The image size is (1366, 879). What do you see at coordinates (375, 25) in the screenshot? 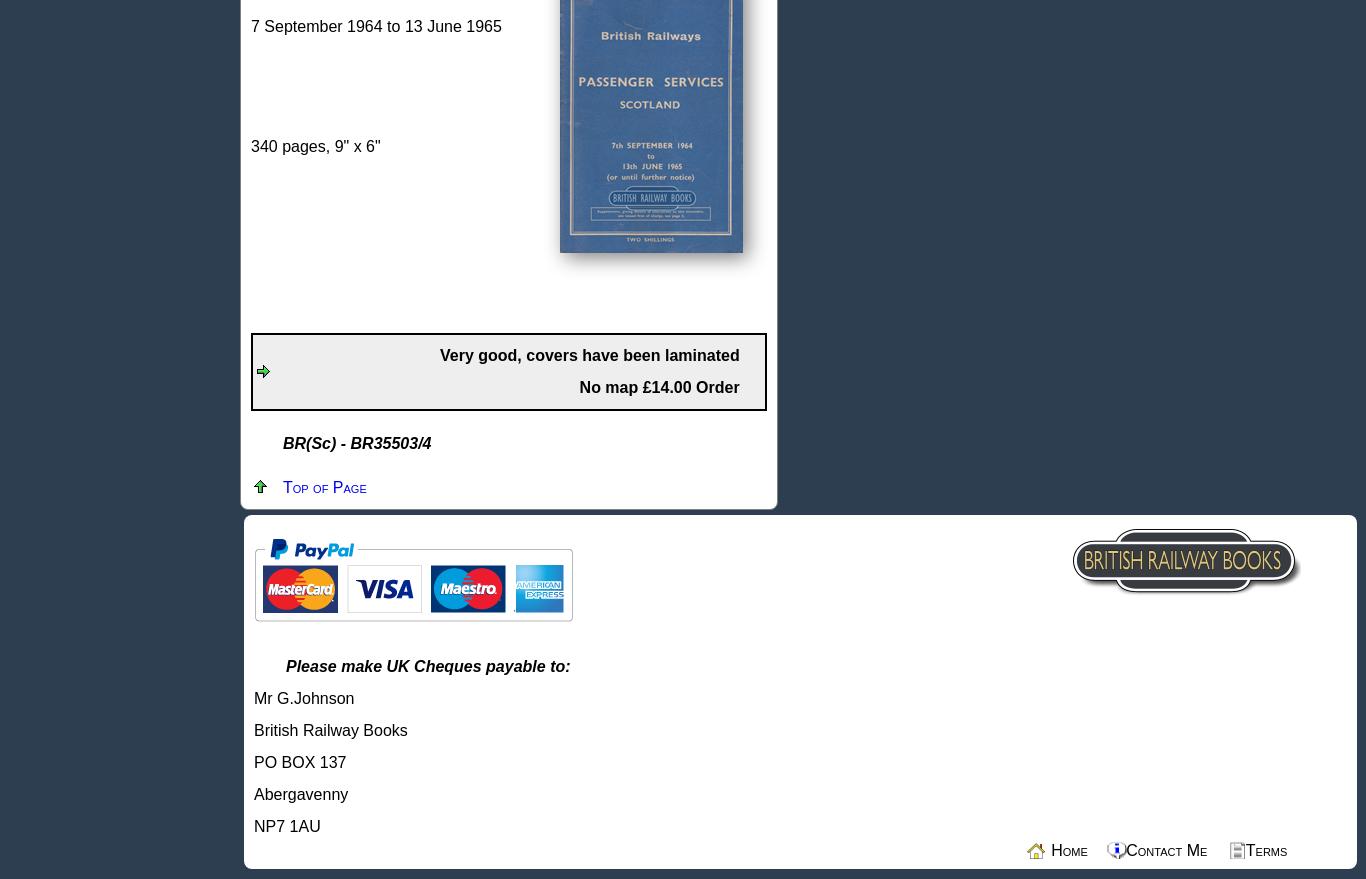
I see `'7 September 1964 to 13 June 1965'` at bounding box center [375, 25].